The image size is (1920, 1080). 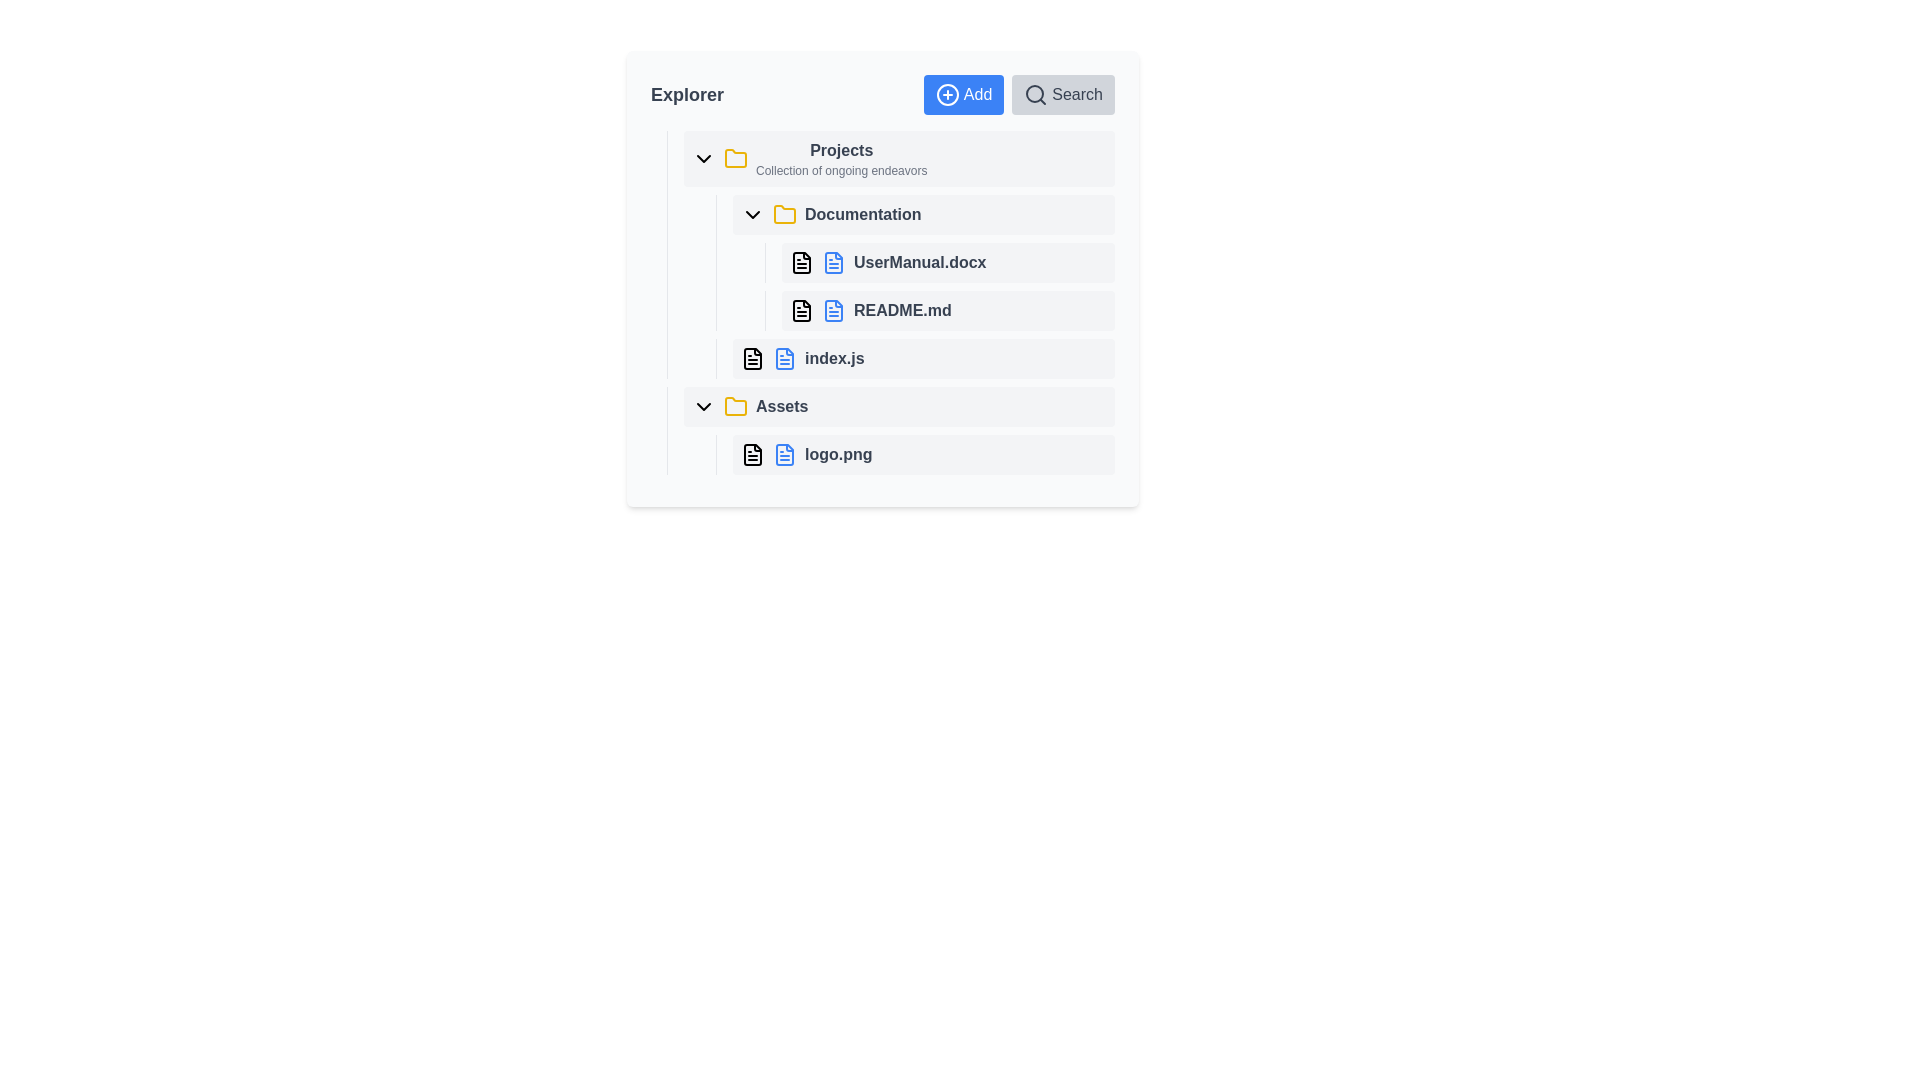 I want to click on the magnifying glass icon styled as an SVG graphic, representing search functionality, located within the 'Search' button in the top-right corner of the interface, so click(x=1036, y=95).